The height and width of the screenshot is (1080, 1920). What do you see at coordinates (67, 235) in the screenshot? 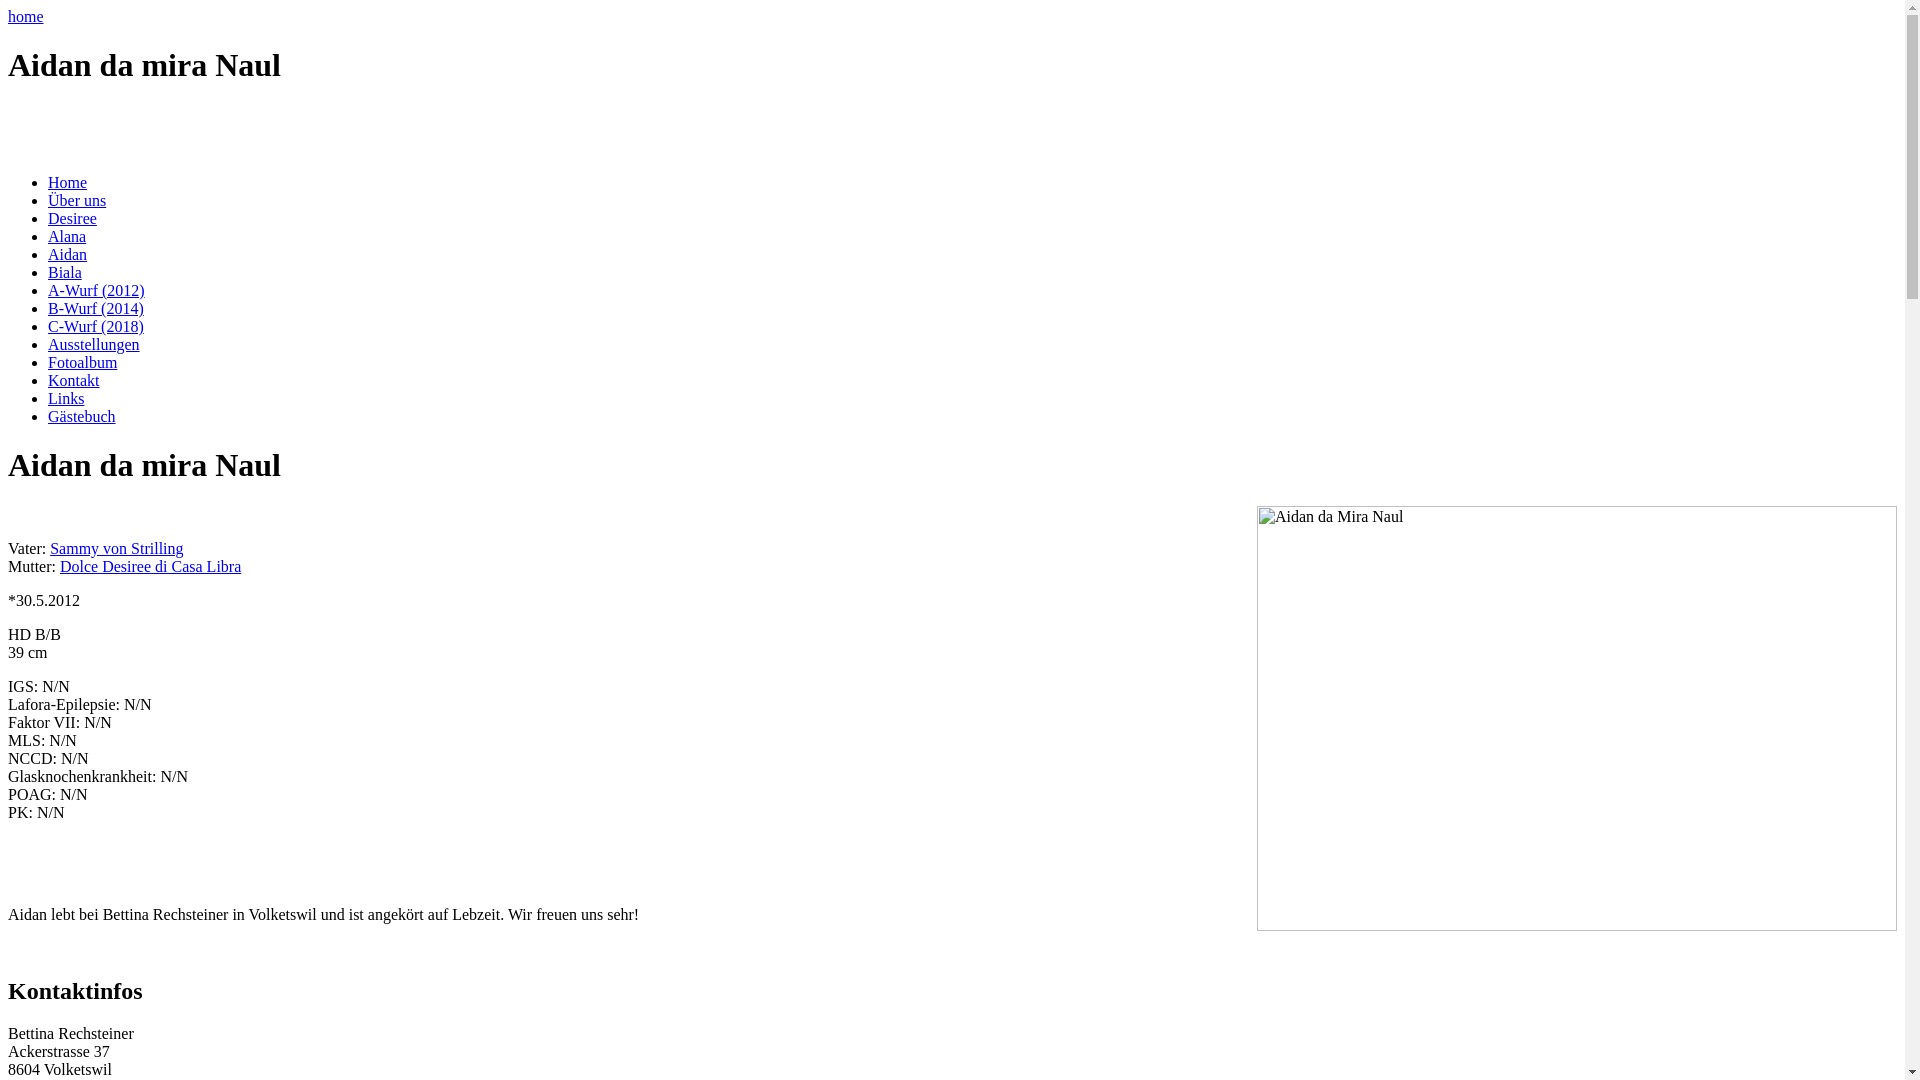
I see `'Alana'` at bounding box center [67, 235].